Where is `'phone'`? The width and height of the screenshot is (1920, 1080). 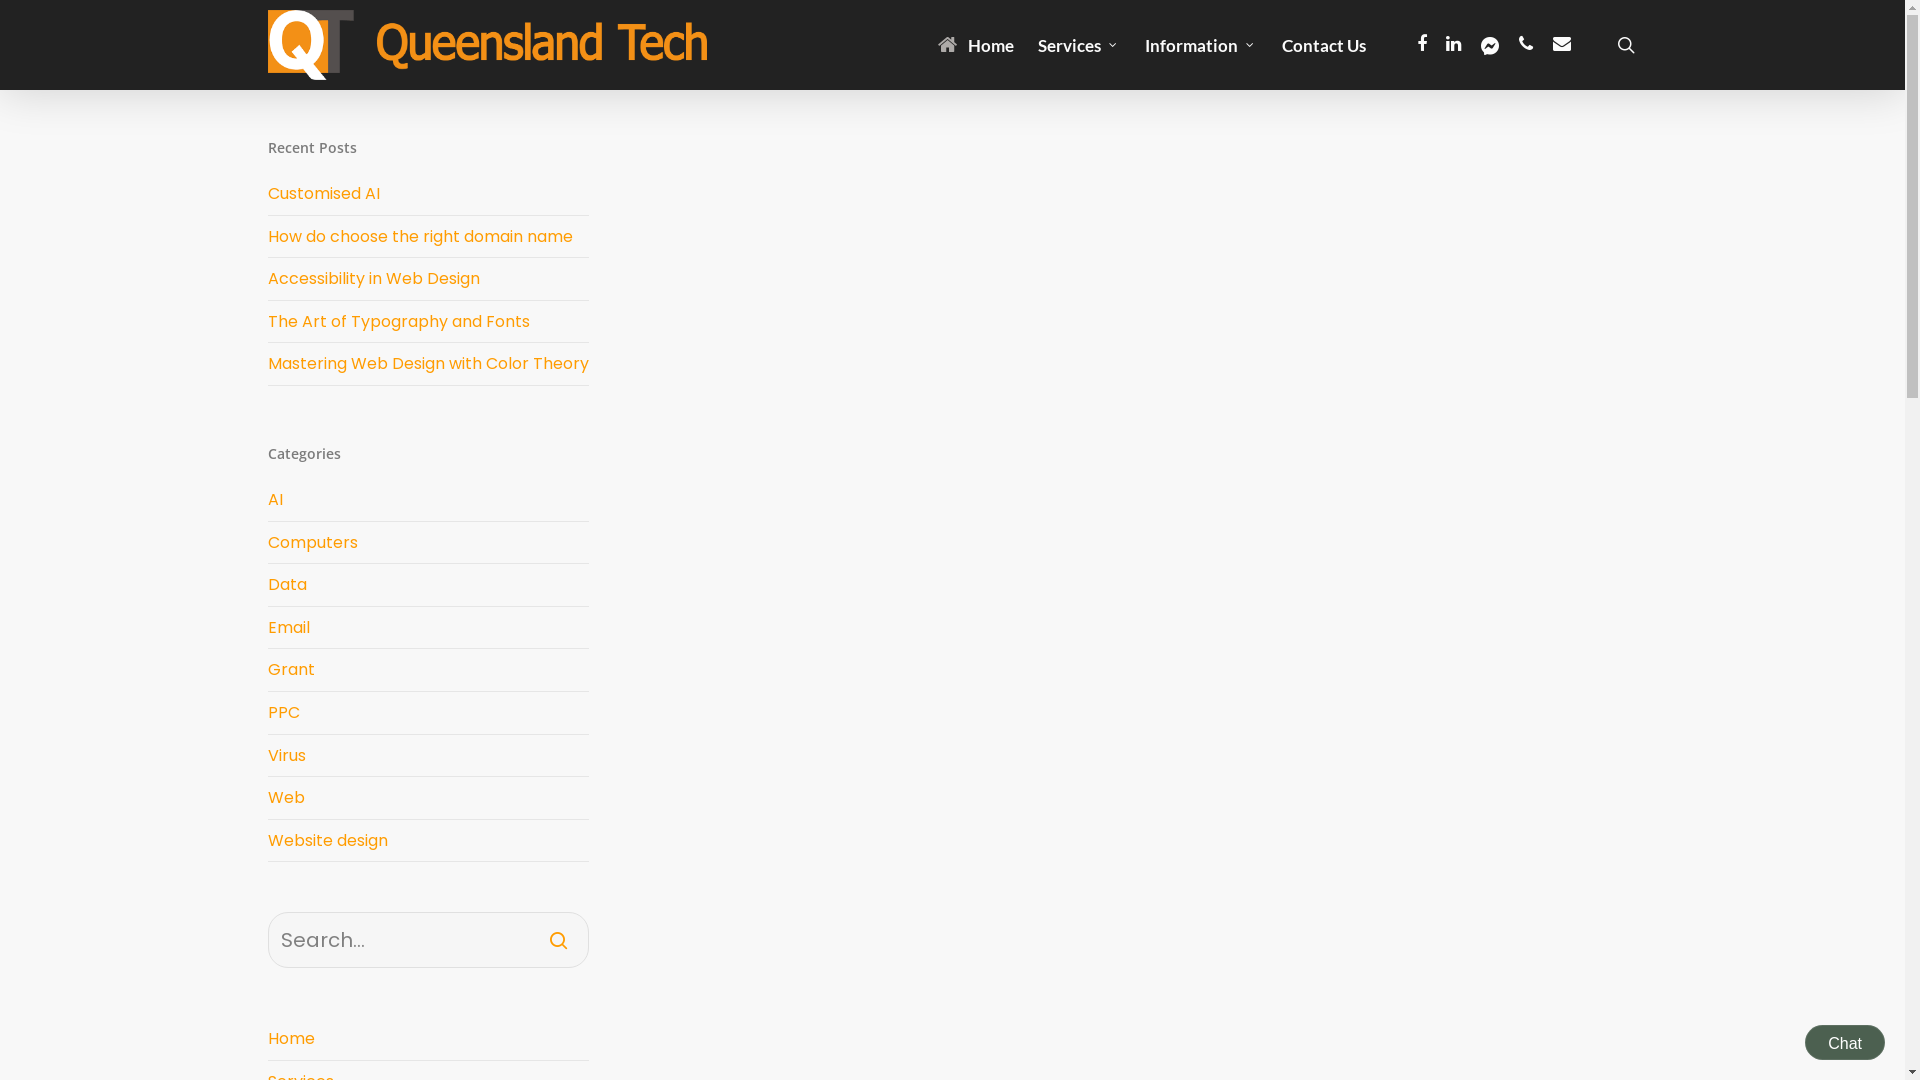
'phone' is located at coordinates (1525, 45).